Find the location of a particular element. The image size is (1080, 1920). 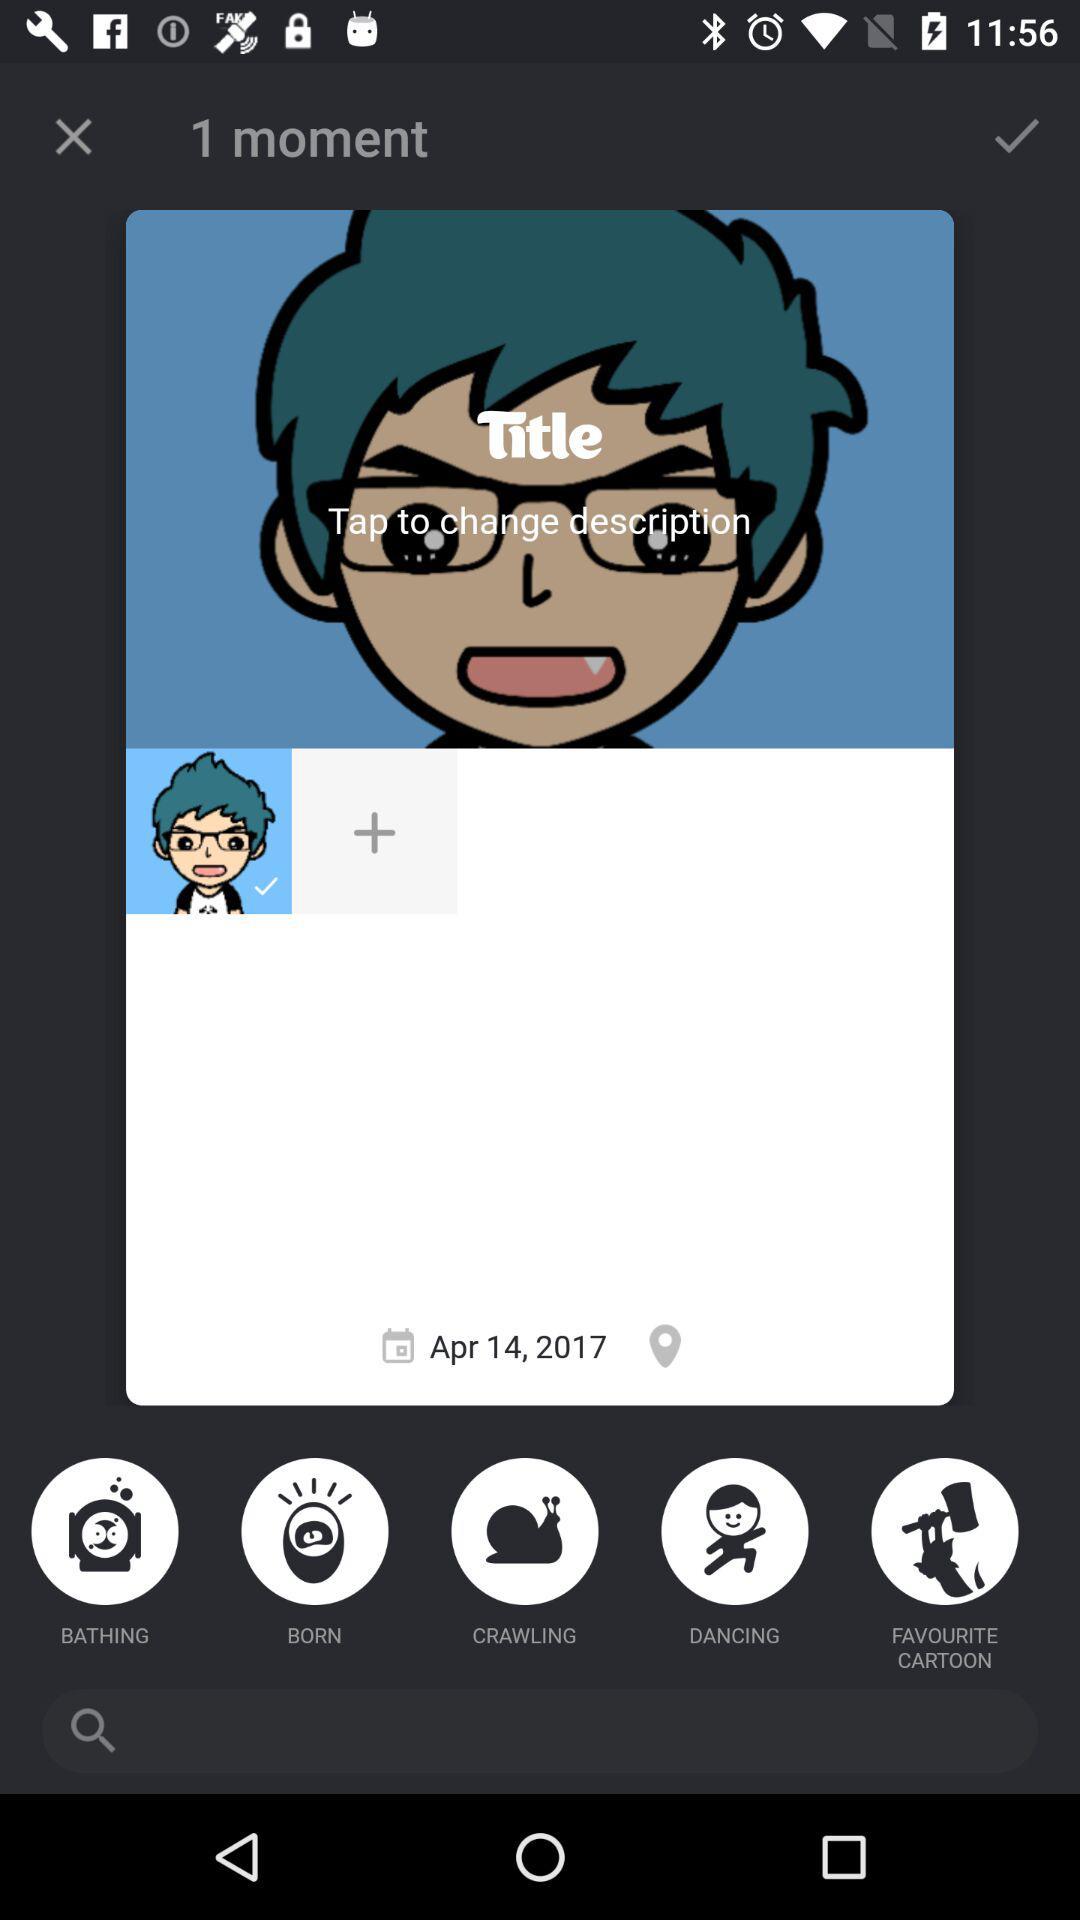

tap to title is located at coordinates (538, 519).